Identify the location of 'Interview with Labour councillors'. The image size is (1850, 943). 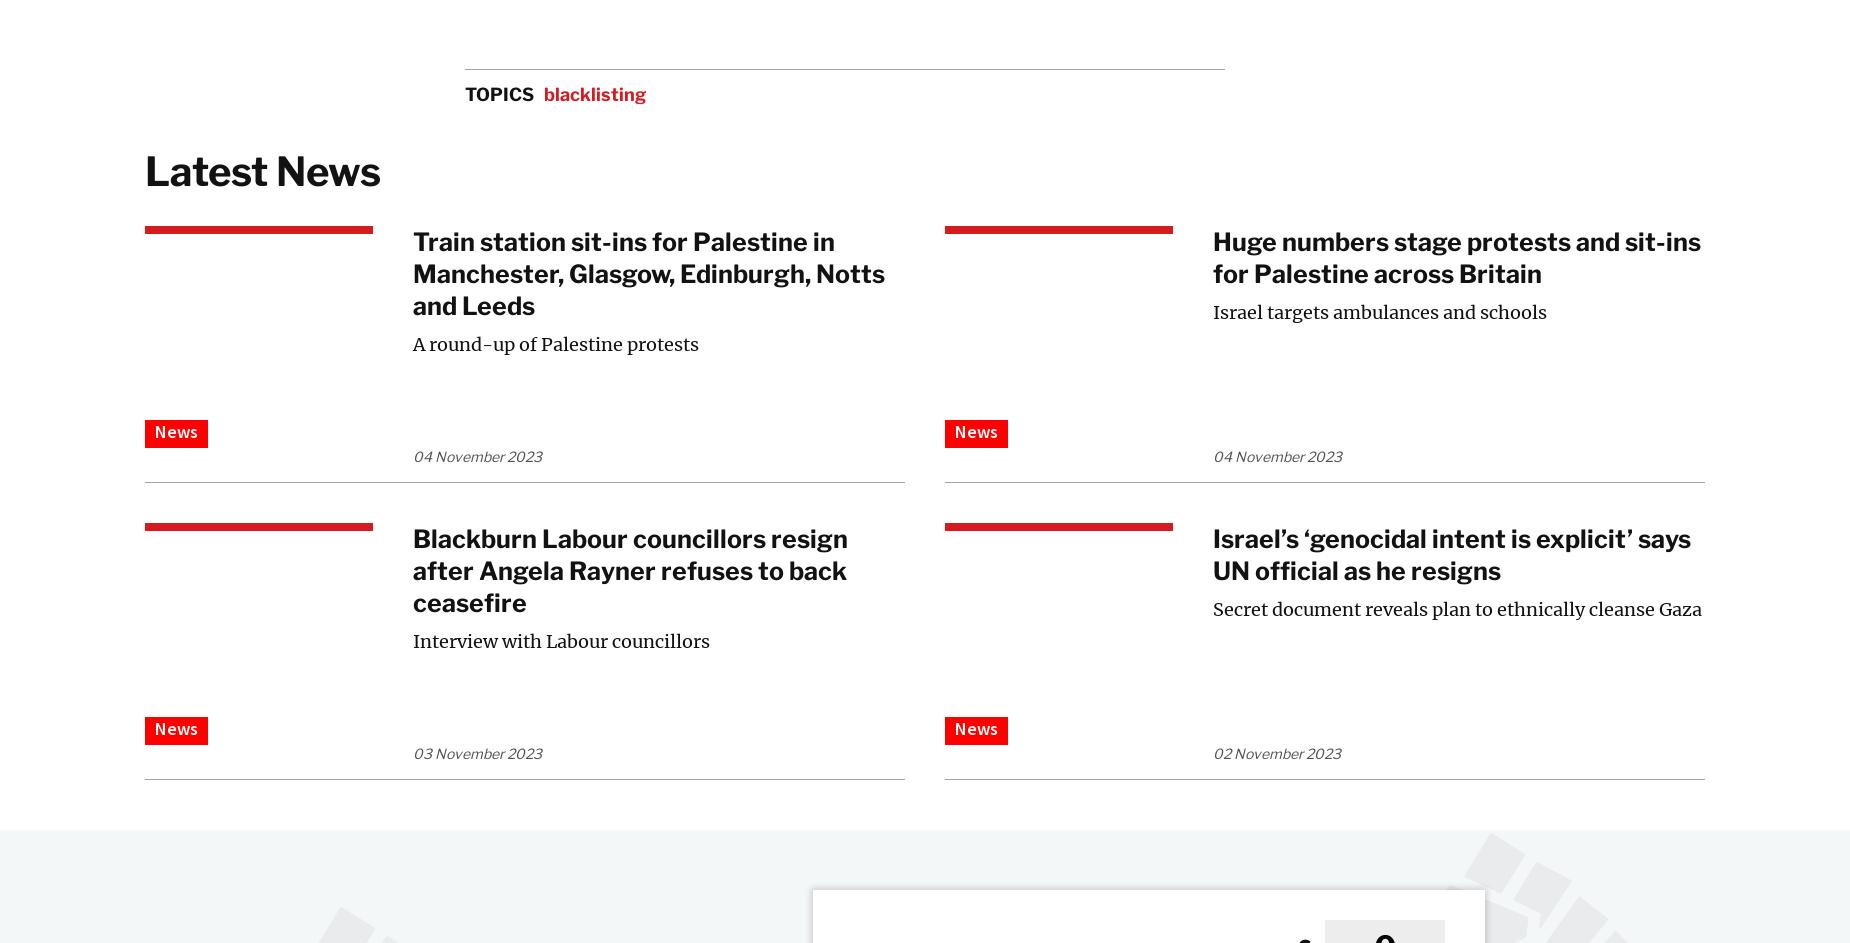
(561, 641).